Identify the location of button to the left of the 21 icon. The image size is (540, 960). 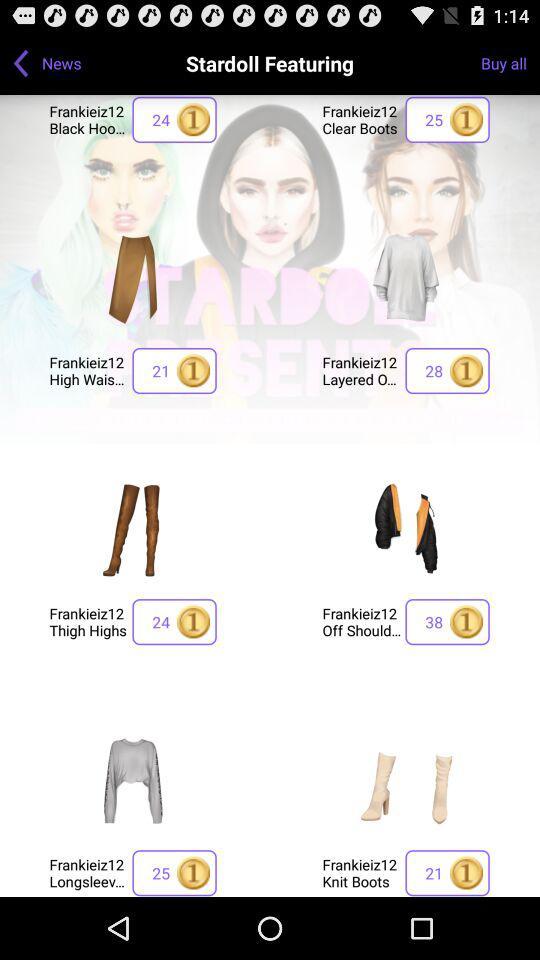
(87, 369).